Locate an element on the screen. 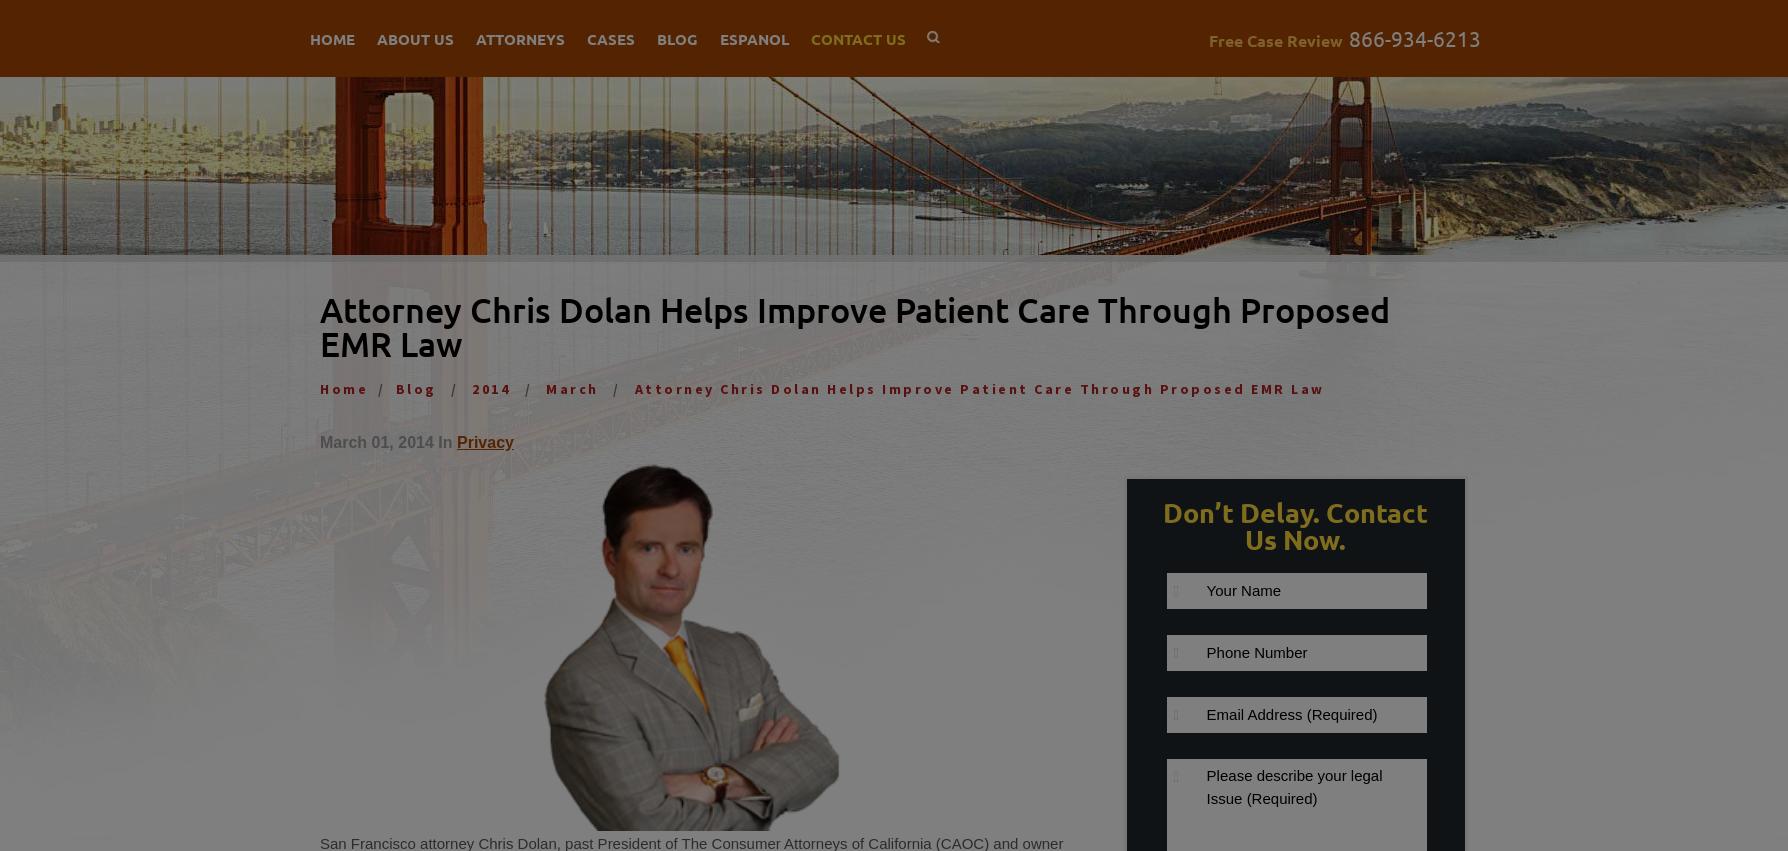 Image resolution: width=1788 pixels, height=851 pixels. 'Cases' is located at coordinates (587, 37).